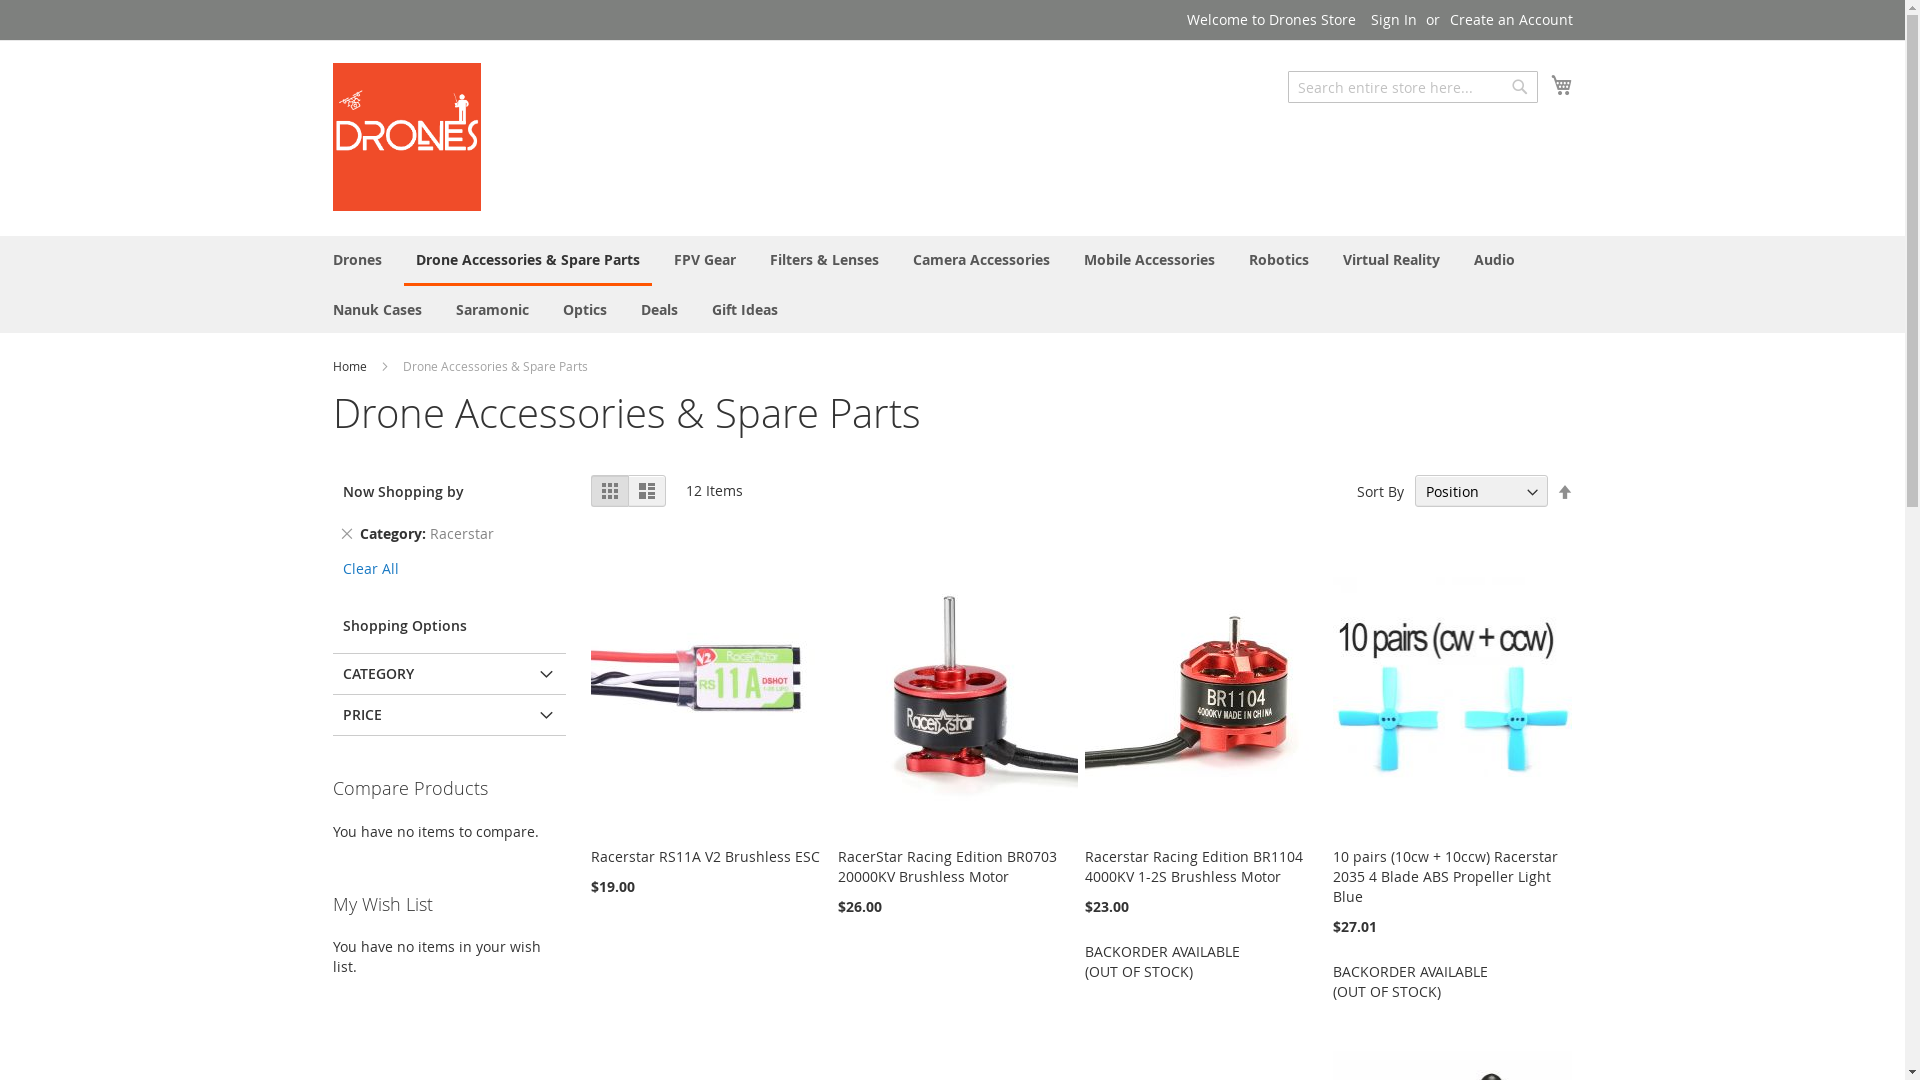 Image resolution: width=1920 pixels, height=1080 pixels. What do you see at coordinates (369, 568) in the screenshot?
I see `'Clear All'` at bounding box center [369, 568].